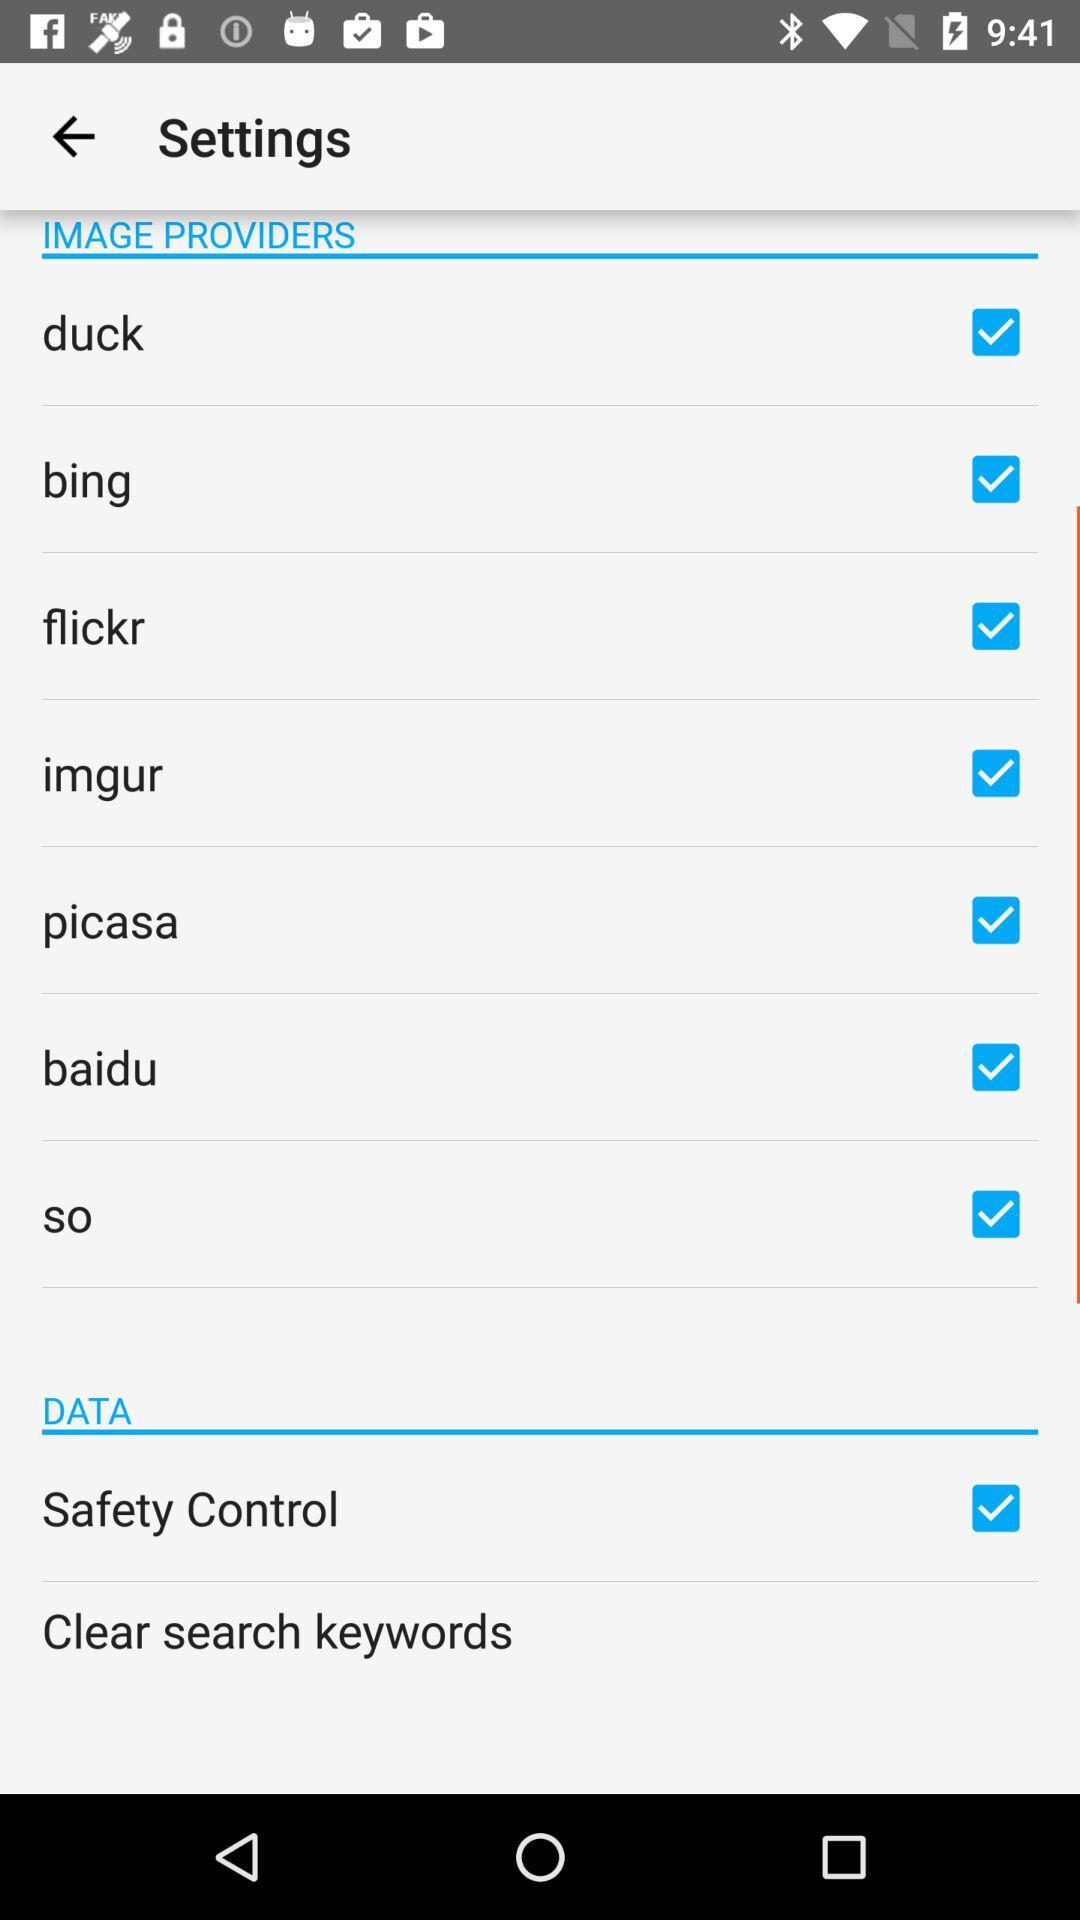 Image resolution: width=1080 pixels, height=1920 pixels. I want to click on activate or deactivate safety control, so click(995, 1507).